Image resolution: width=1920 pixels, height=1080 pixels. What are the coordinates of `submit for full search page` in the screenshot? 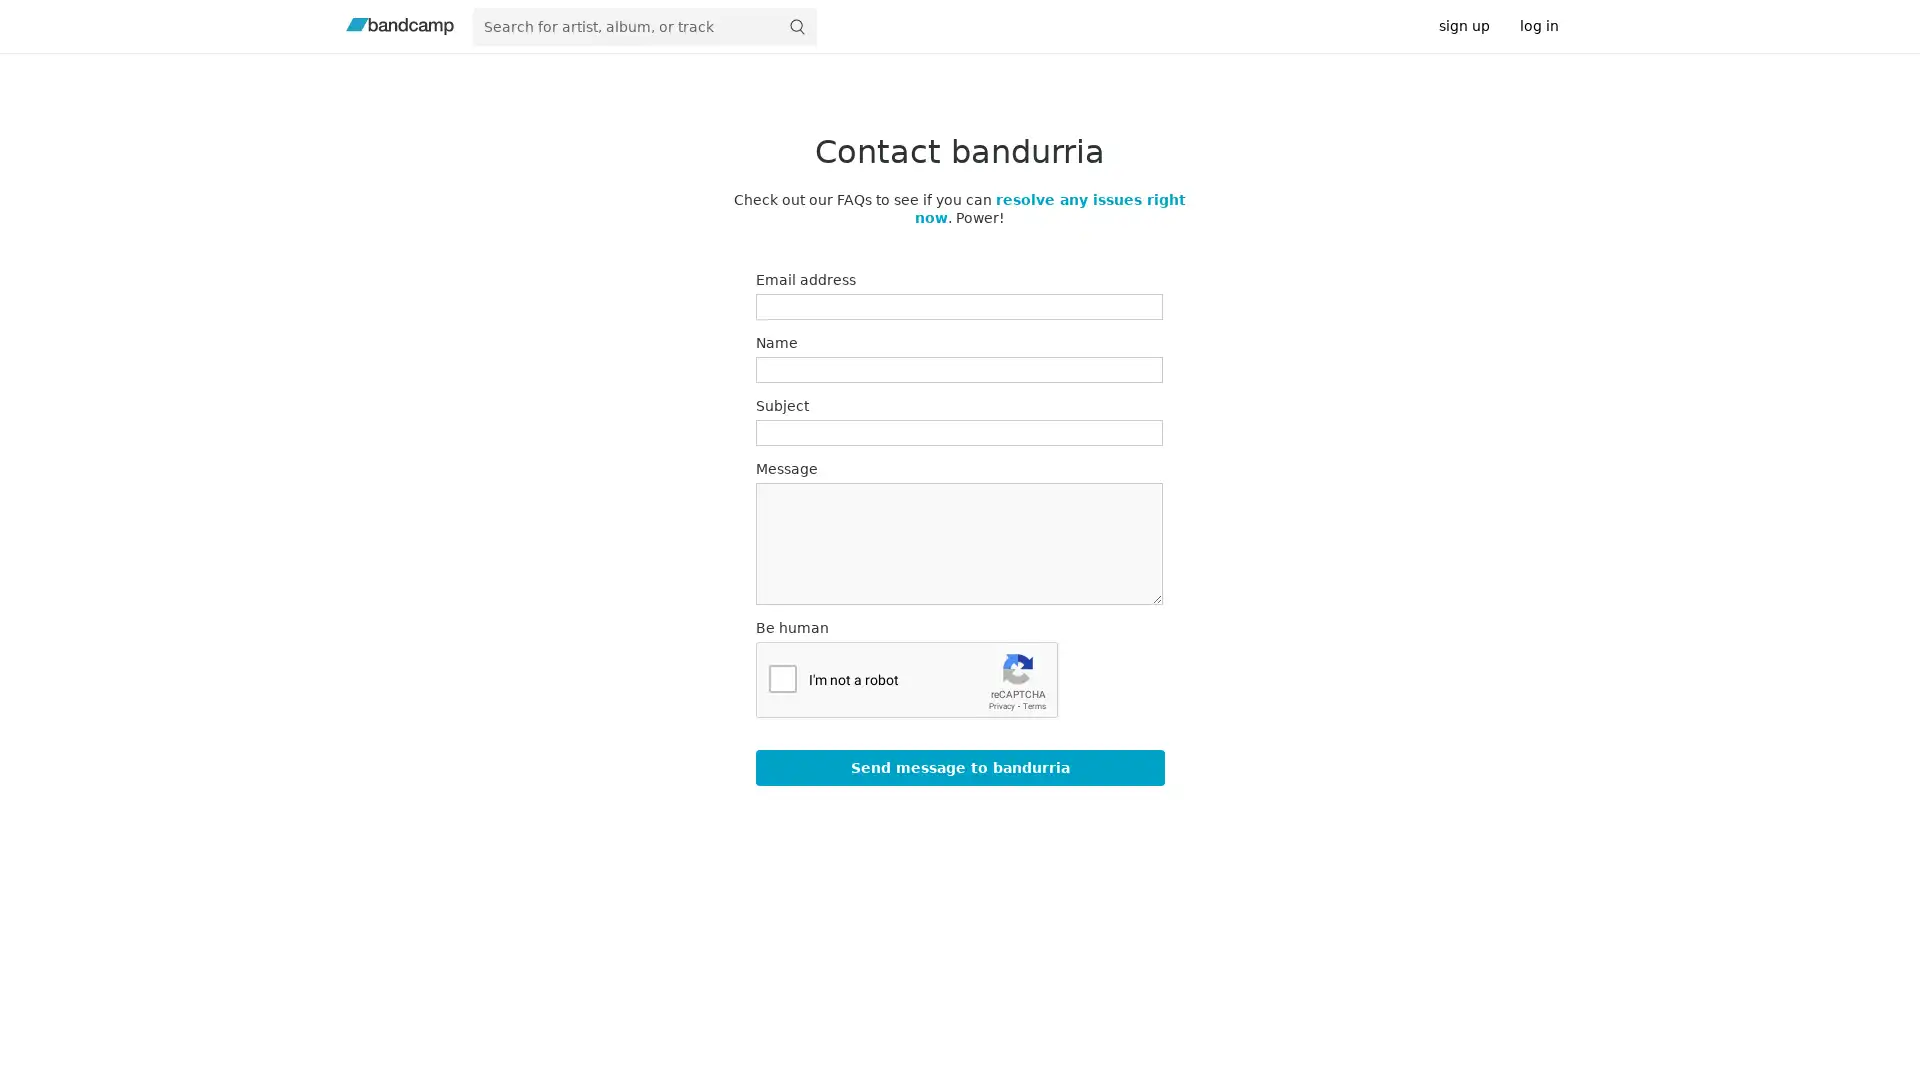 It's located at (795, 26).